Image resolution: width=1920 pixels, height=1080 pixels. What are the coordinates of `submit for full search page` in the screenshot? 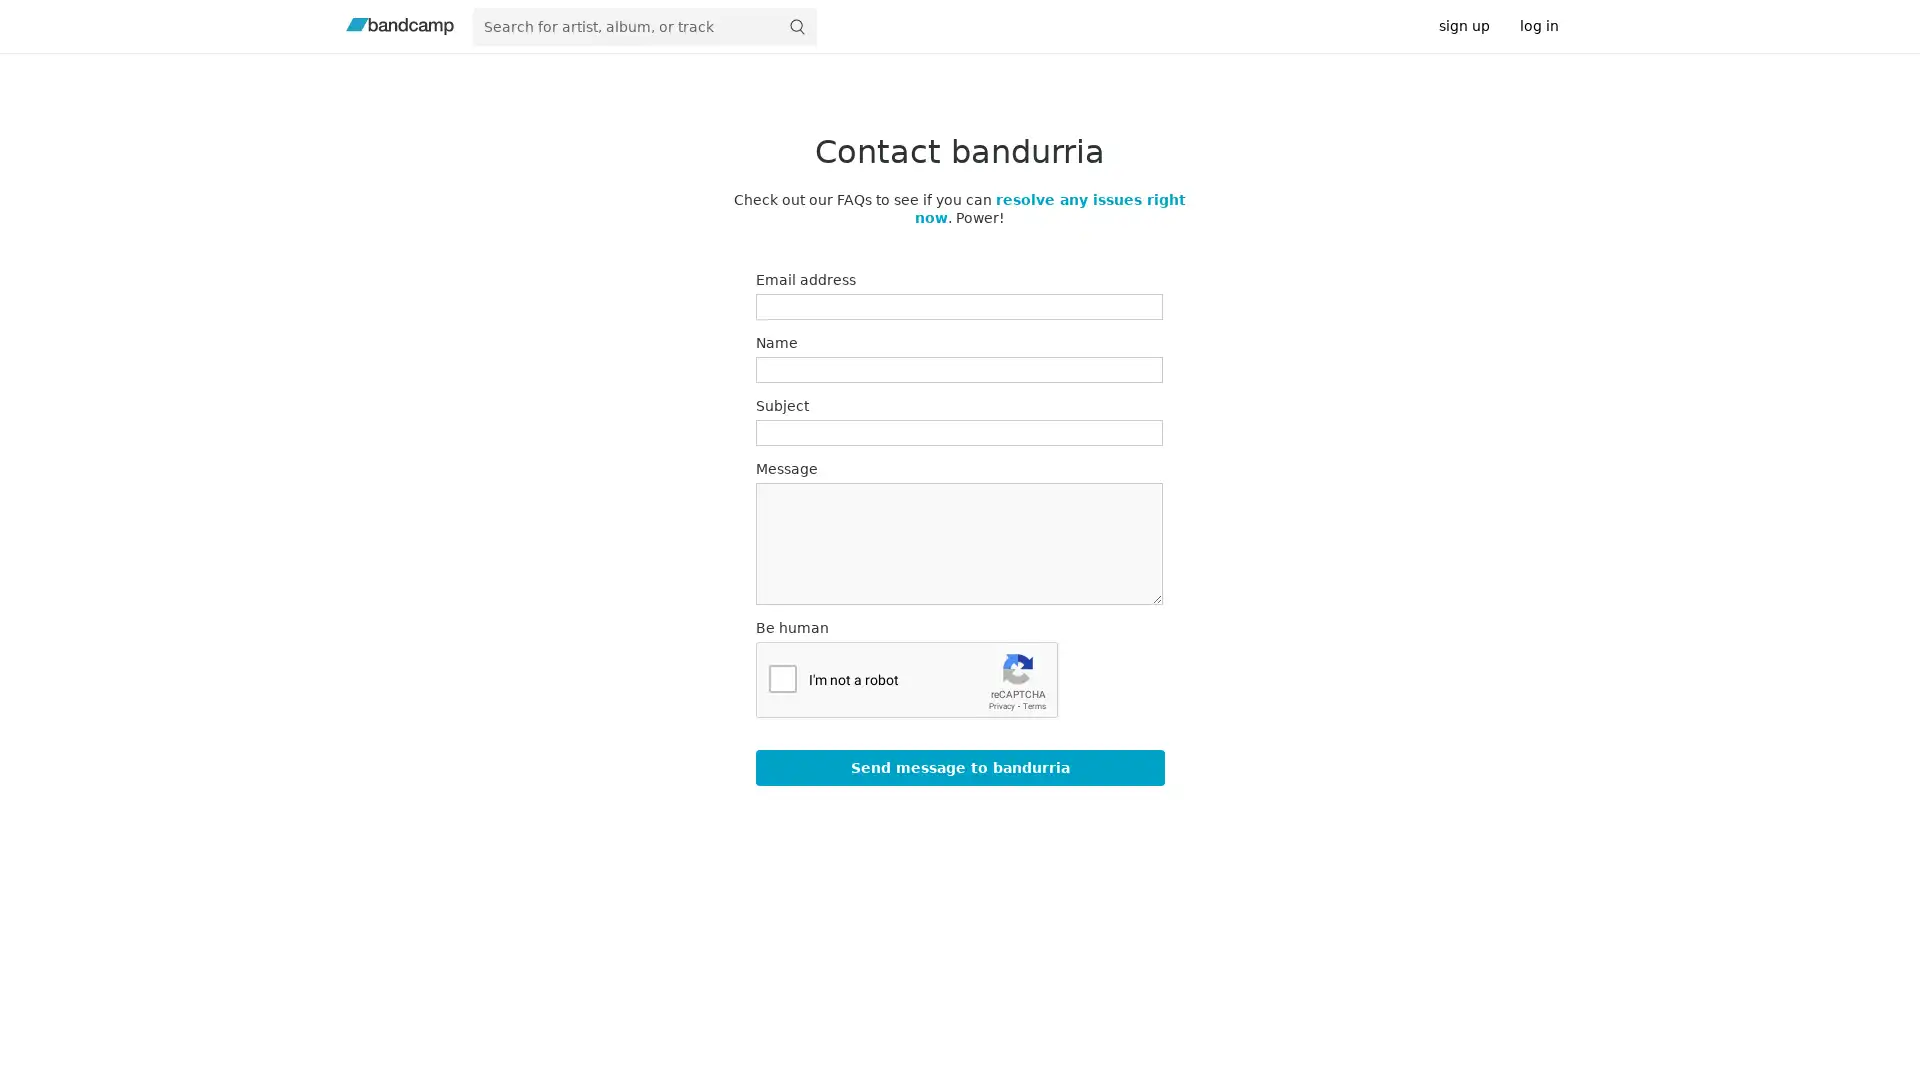 It's located at (795, 26).